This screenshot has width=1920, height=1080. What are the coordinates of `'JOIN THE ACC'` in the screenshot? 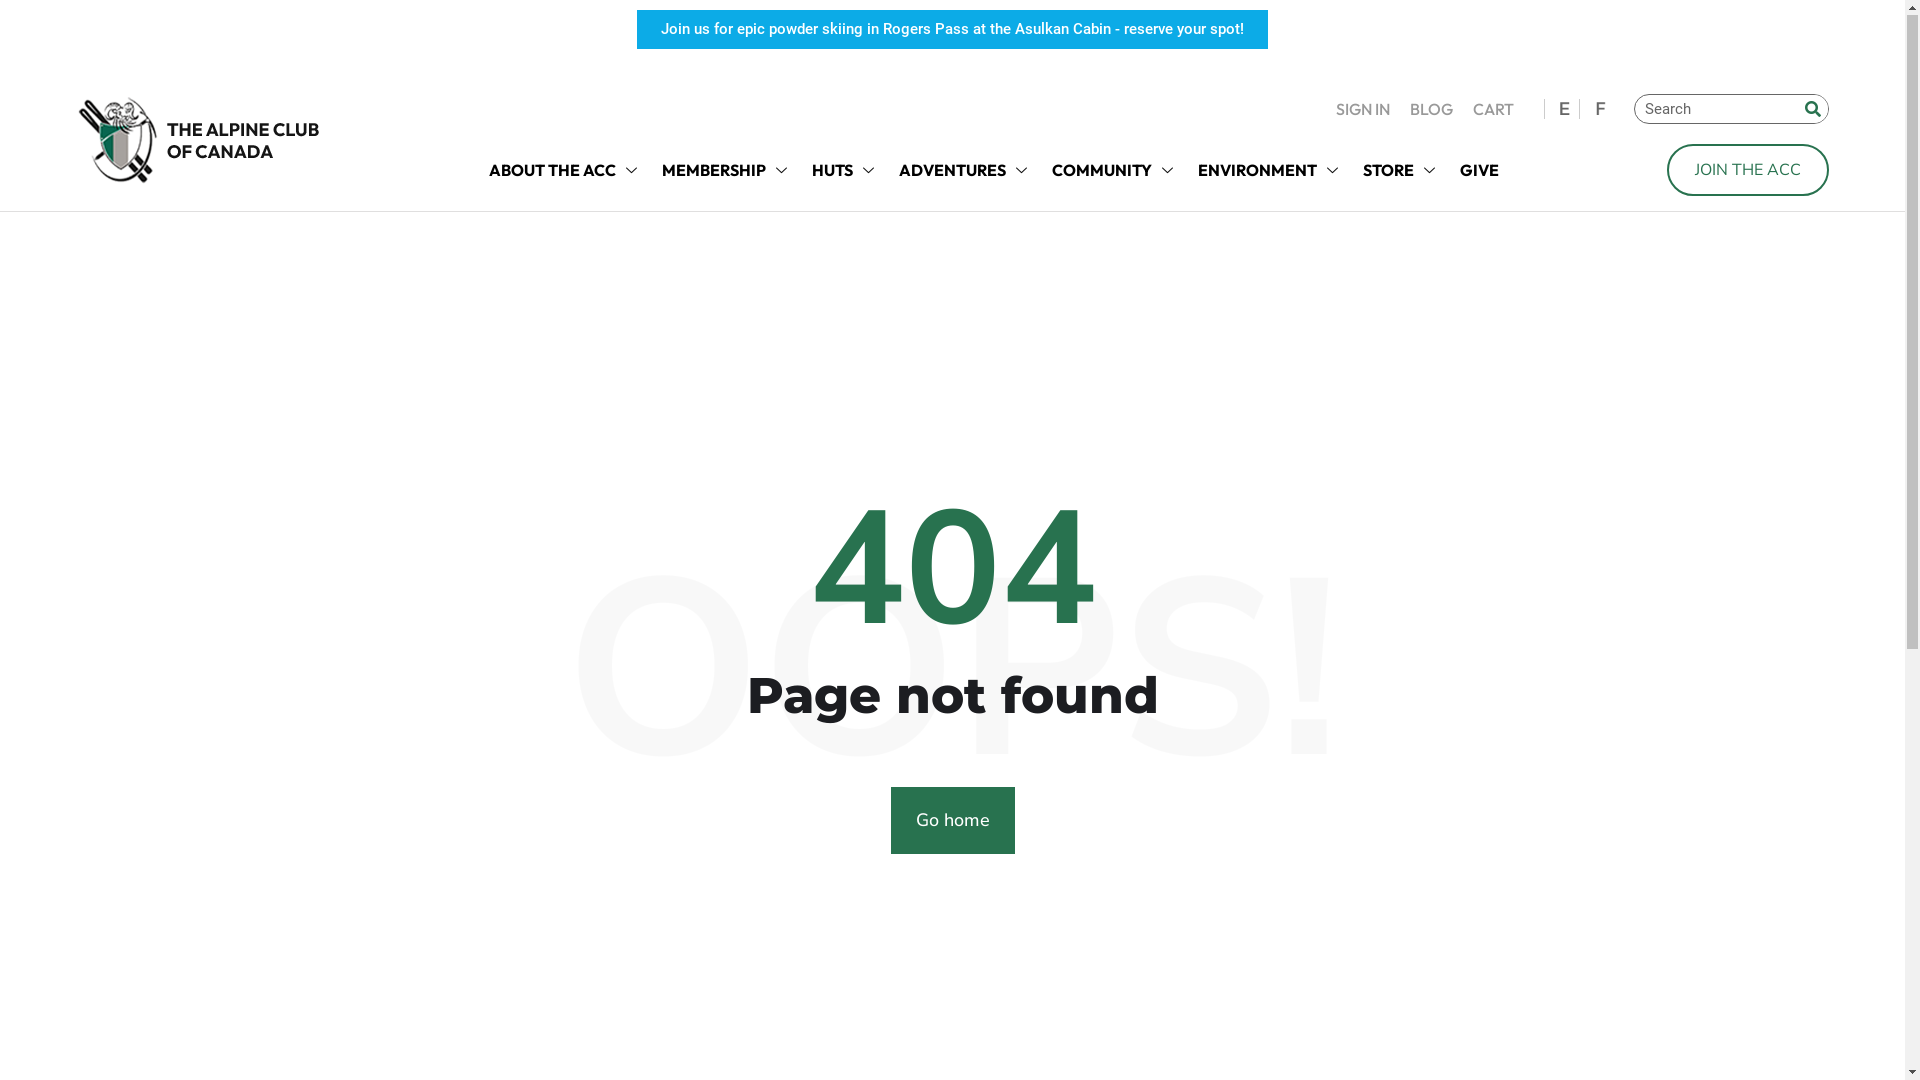 It's located at (1746, 169).